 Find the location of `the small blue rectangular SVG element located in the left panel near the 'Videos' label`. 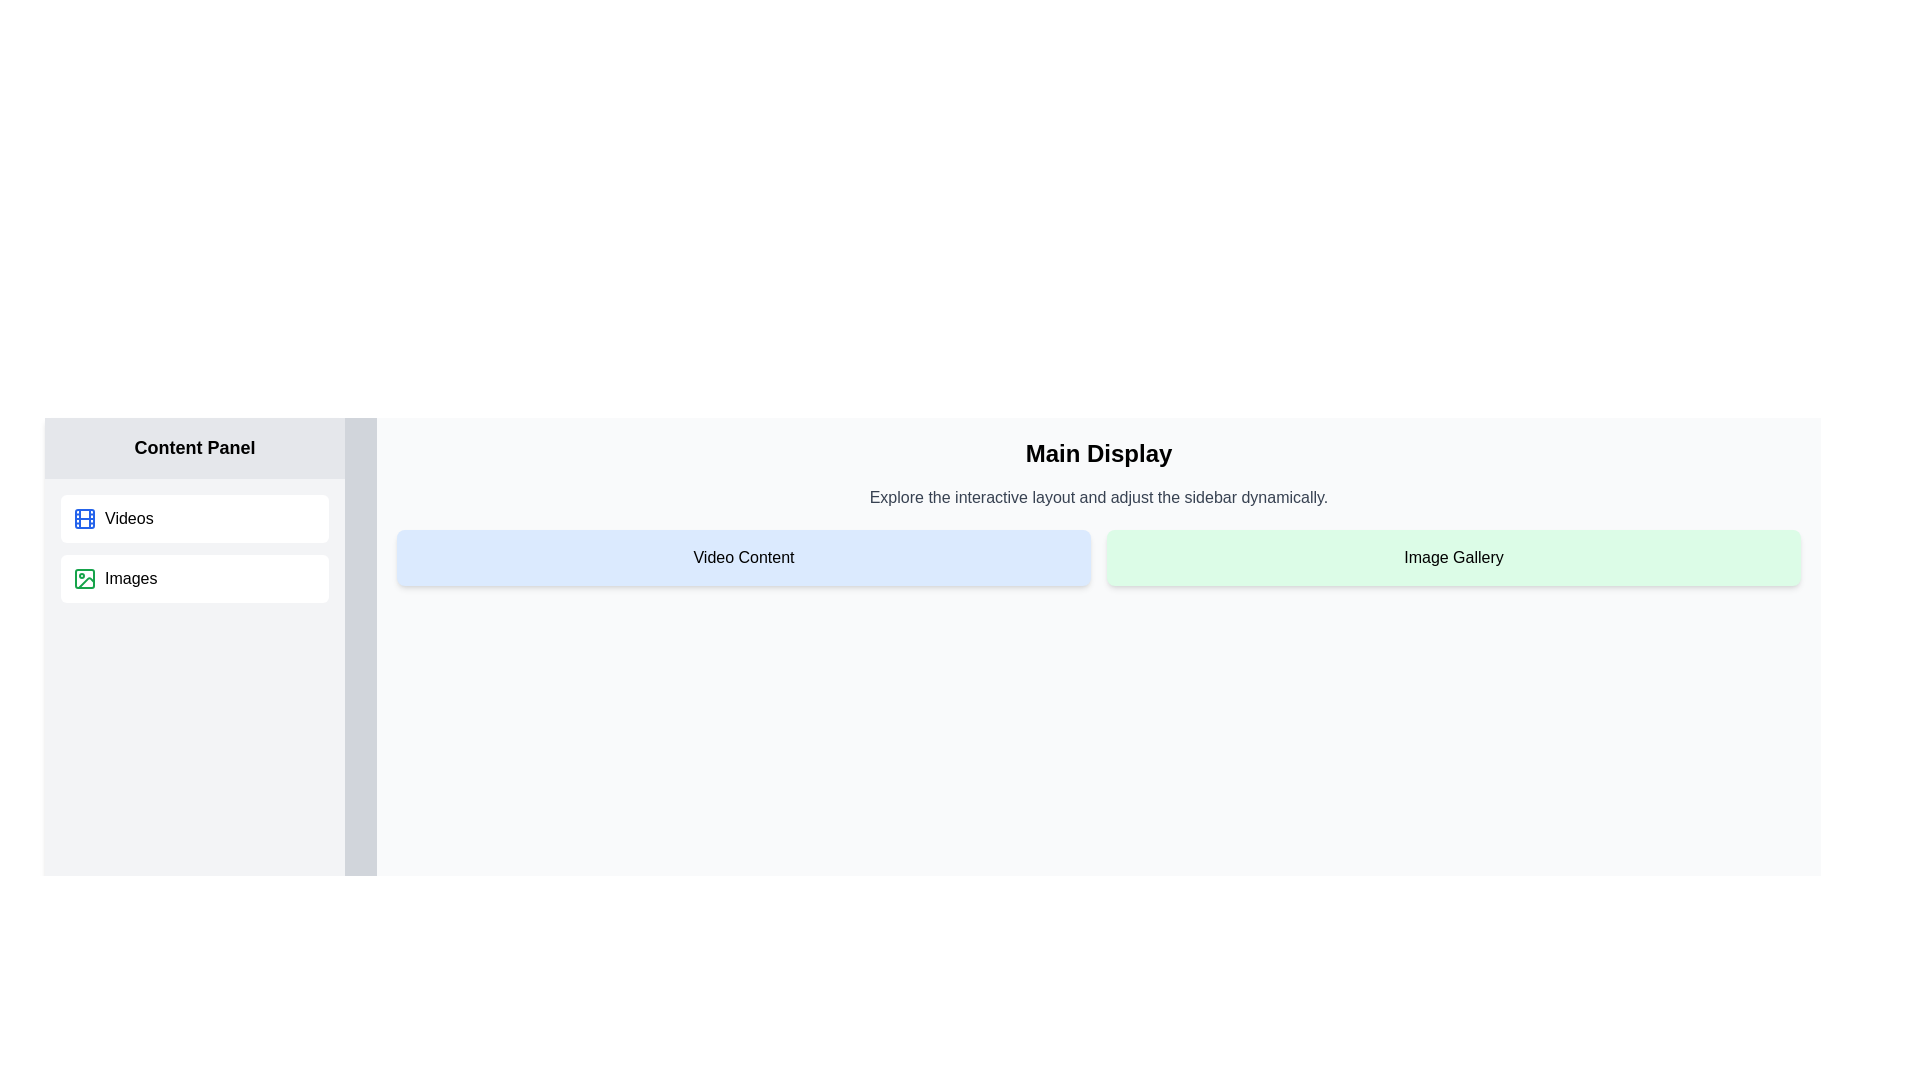

the small blue rectangular SVG element located in the left panel near the 'Videos' label is located at coordinates (84, 518).